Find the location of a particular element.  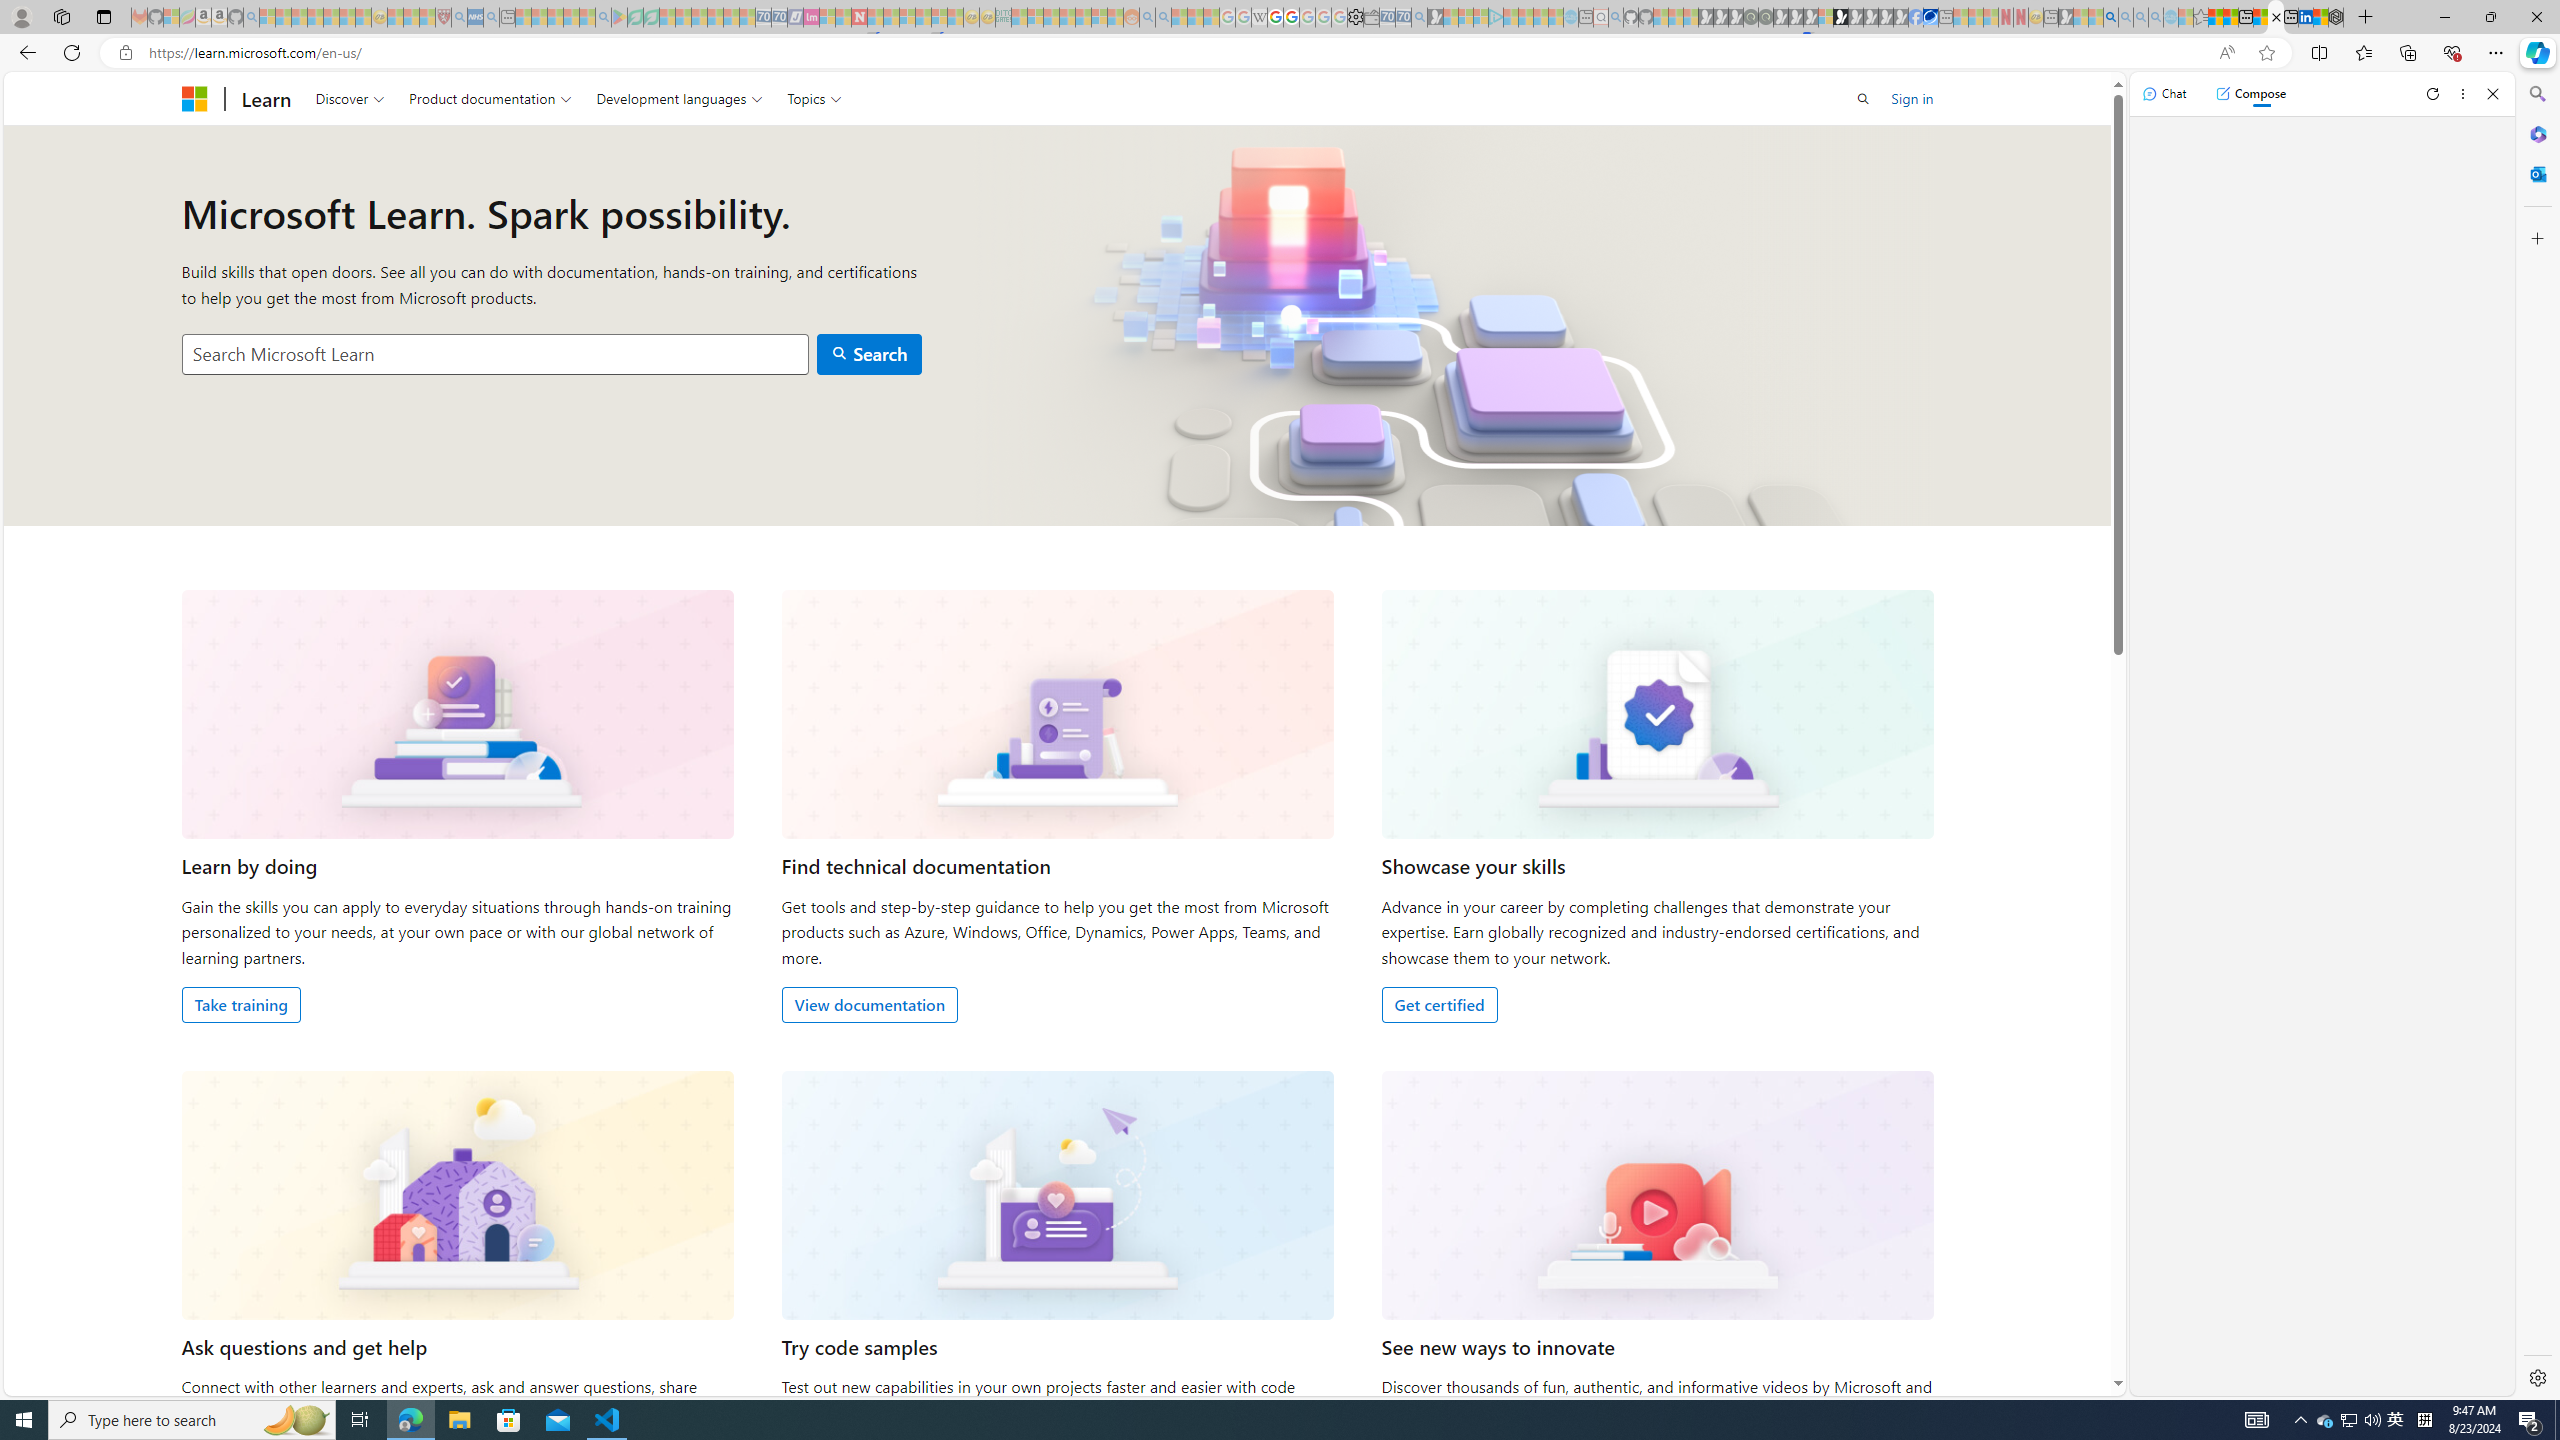

'Target page - Wikipedia - Sleeping' is located at coordinates (1259, 16).